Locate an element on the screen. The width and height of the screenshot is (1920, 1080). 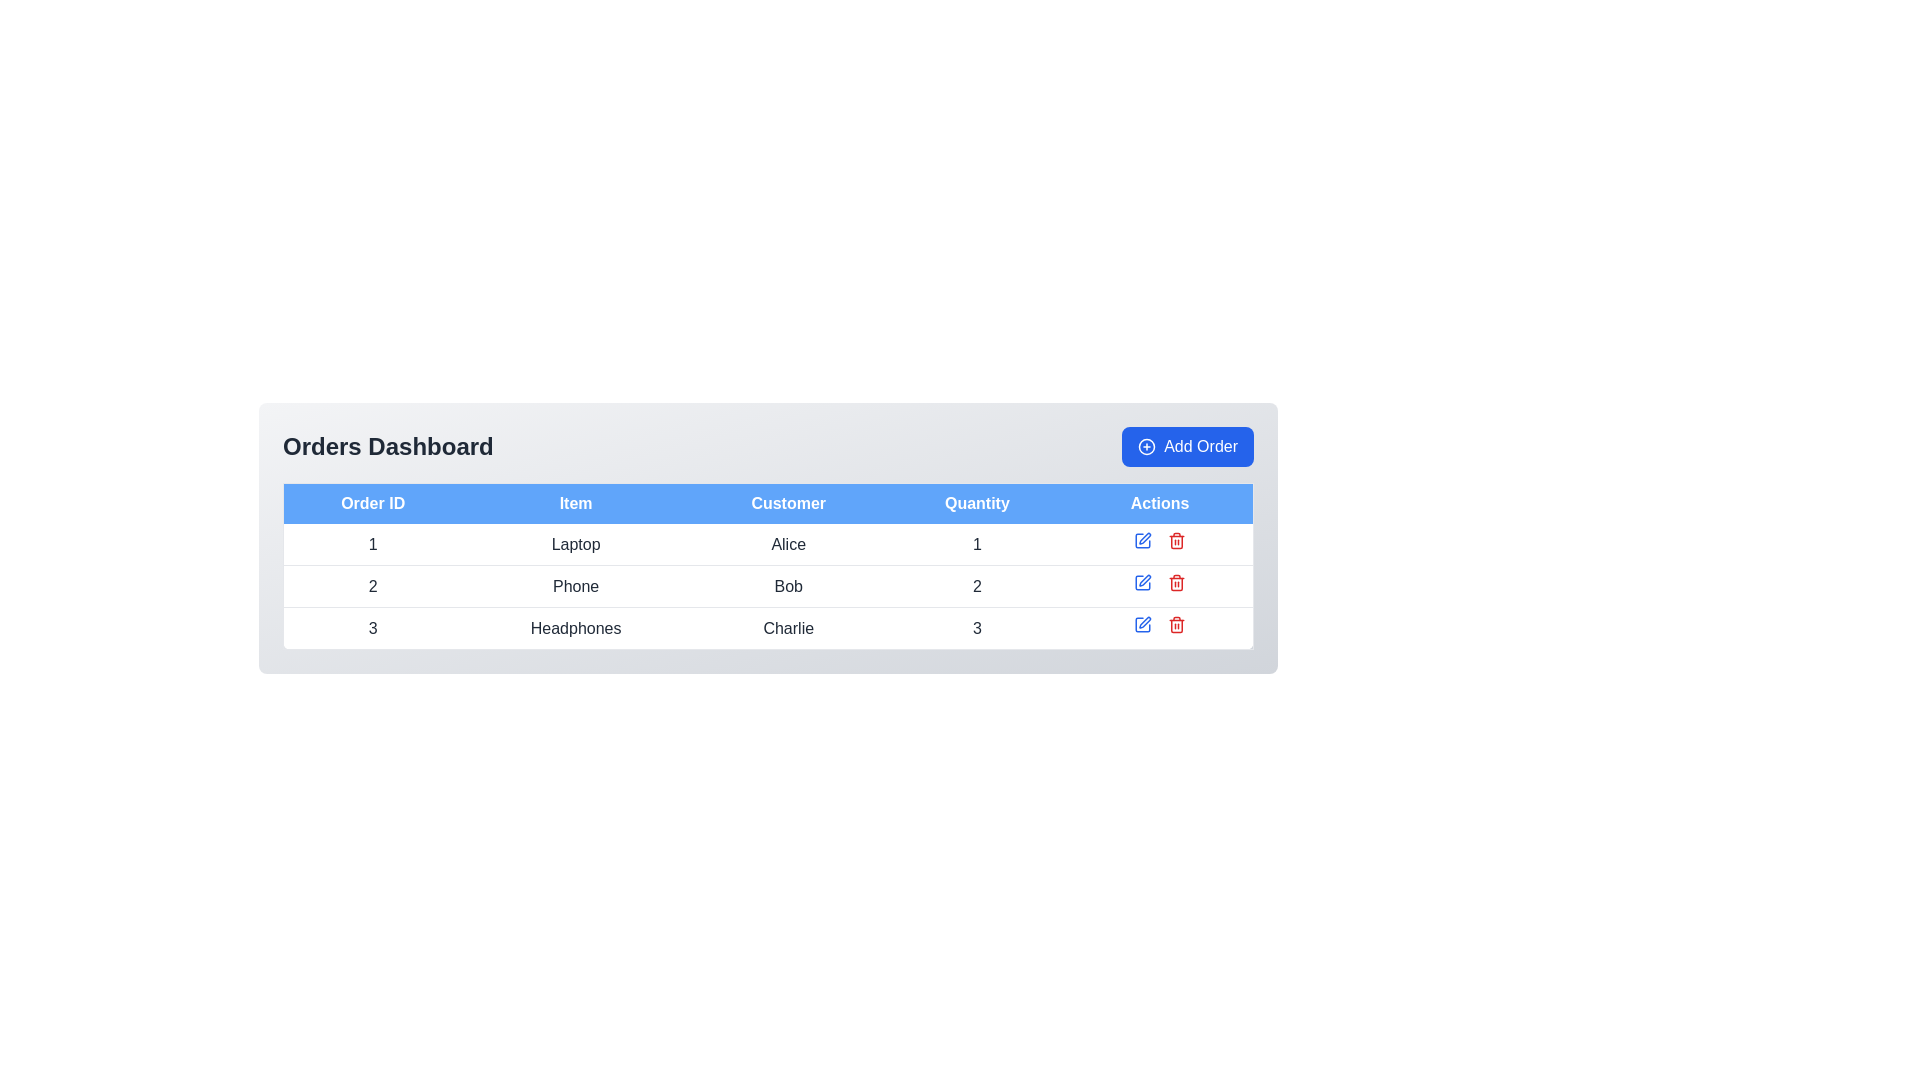
the text label displaying 'Headphones' located in the third row of the table under the 'Item' column is located at coordinates (575, 627).